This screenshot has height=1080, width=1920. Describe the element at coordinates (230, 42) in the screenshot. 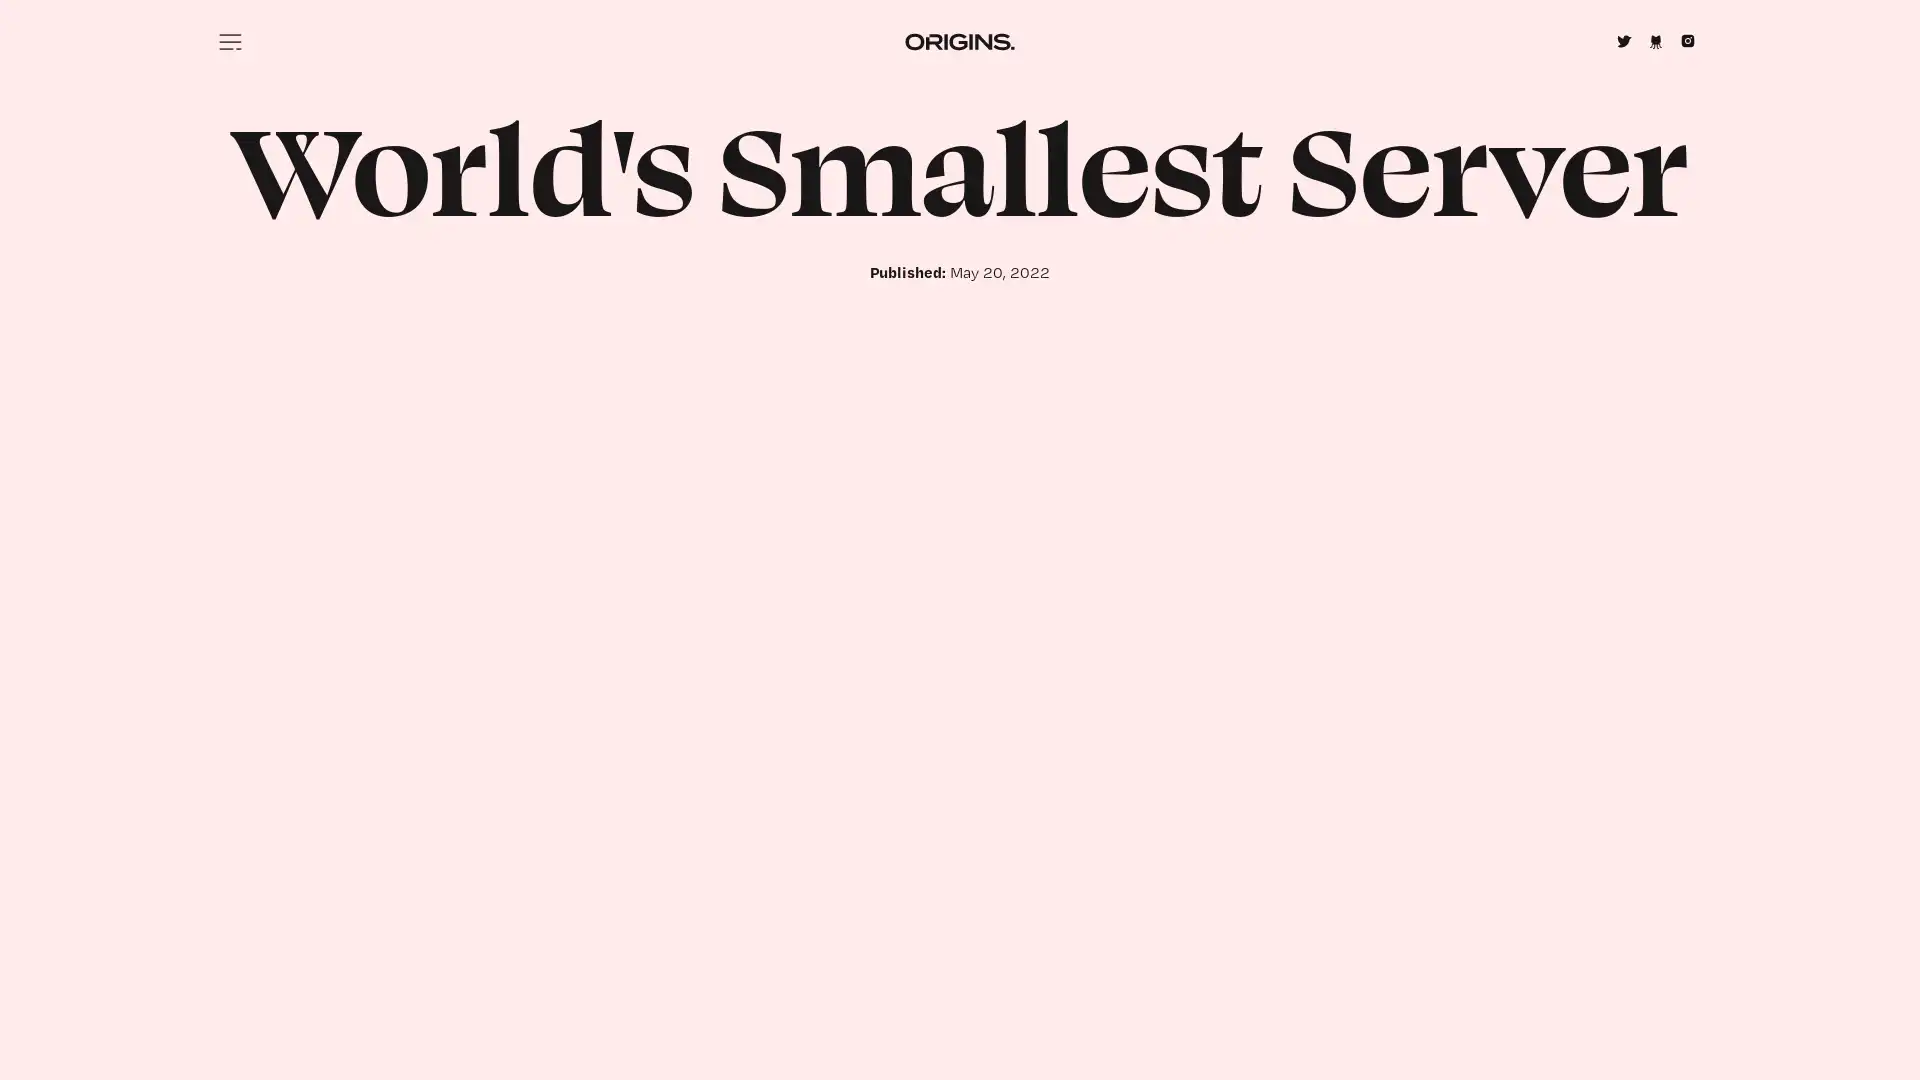

I see `Menu icon` at that location.